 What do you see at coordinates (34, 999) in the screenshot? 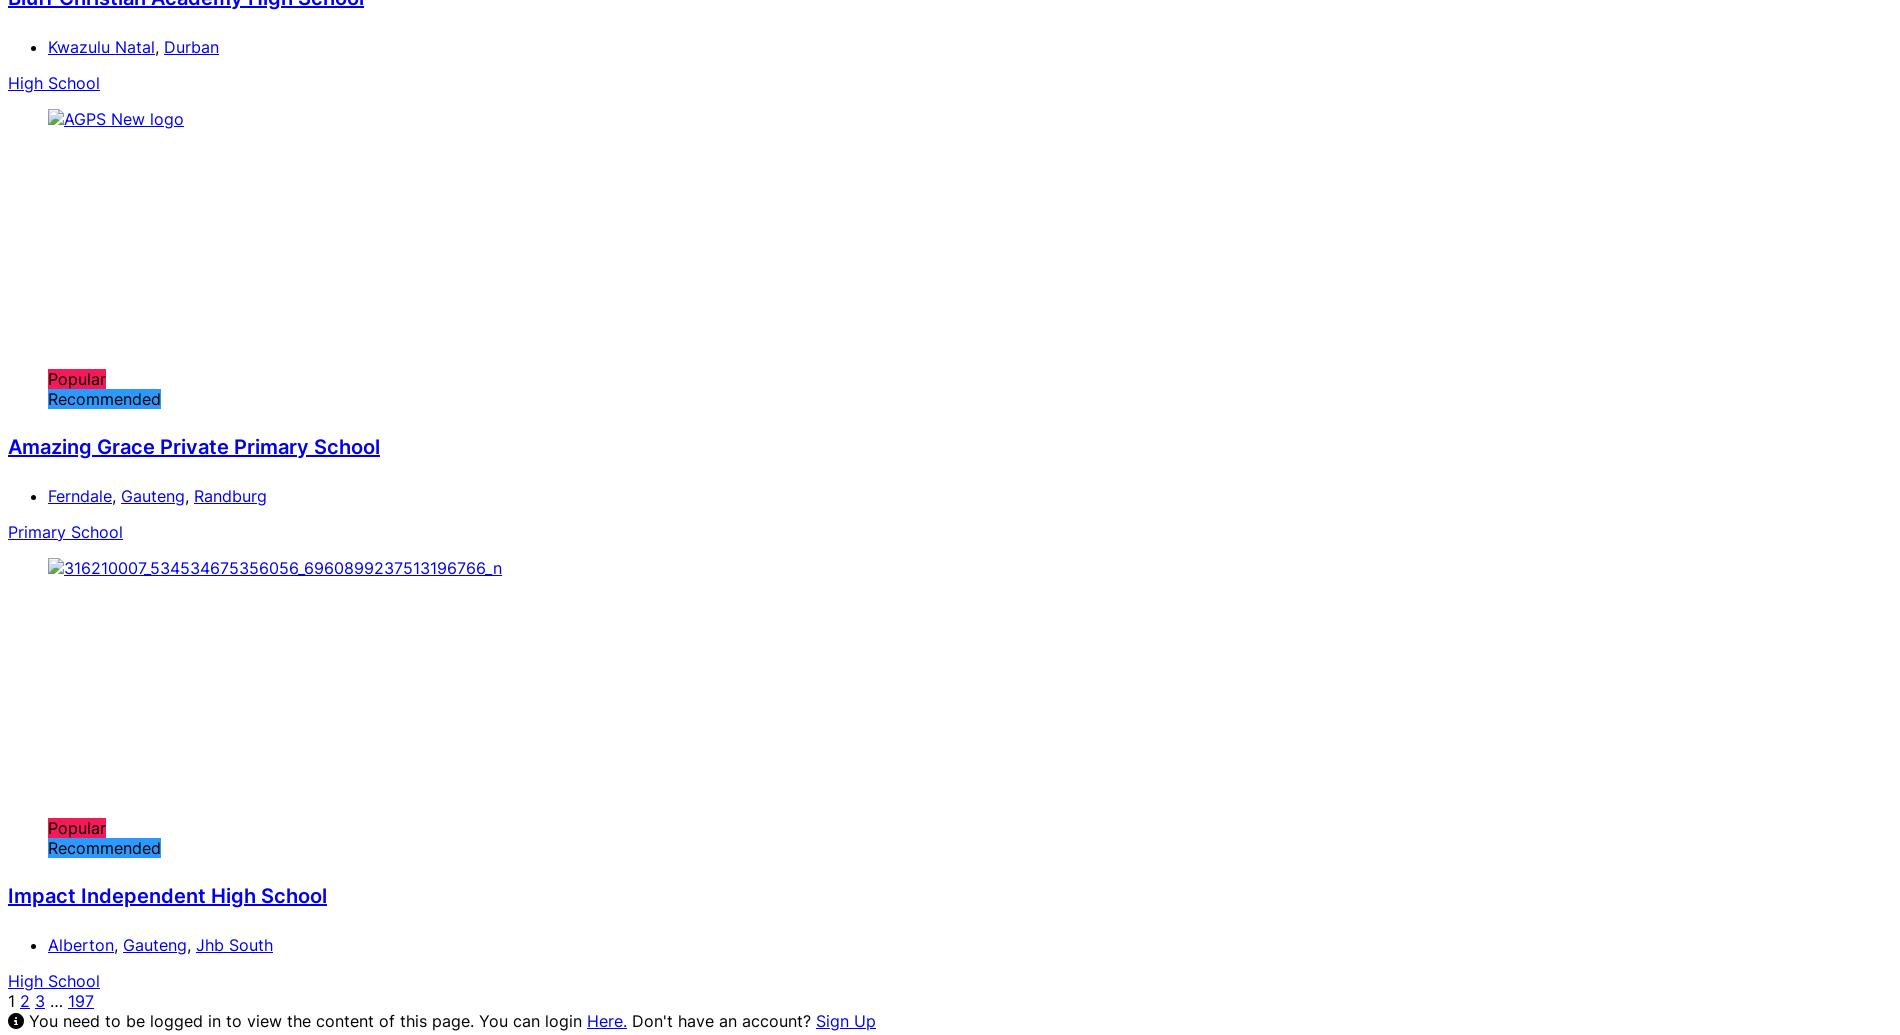
I see `'3'` at bounding box center [34, 999].